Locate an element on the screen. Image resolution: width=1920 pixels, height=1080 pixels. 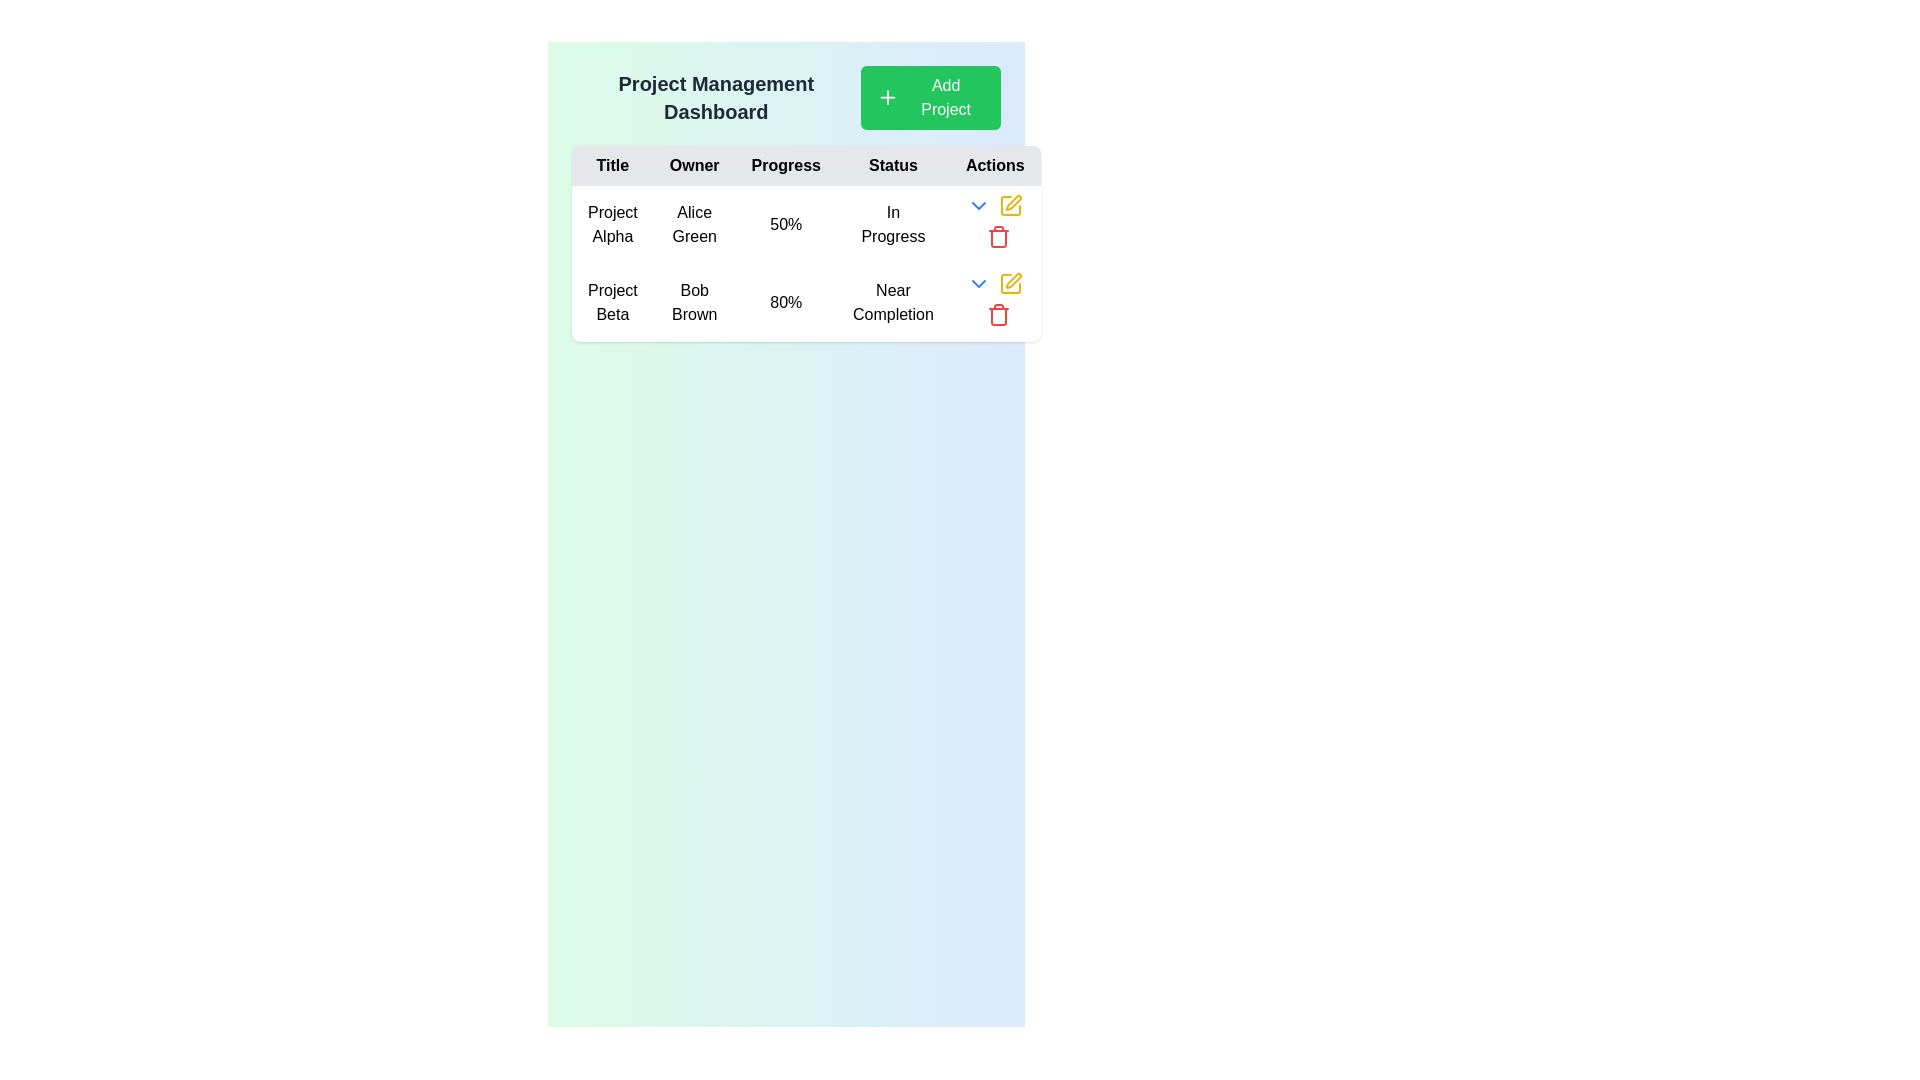
the delete button located in the last column under 'Actions' for the row associated with 'Project Alpha' is located at coordinates (995, 224).